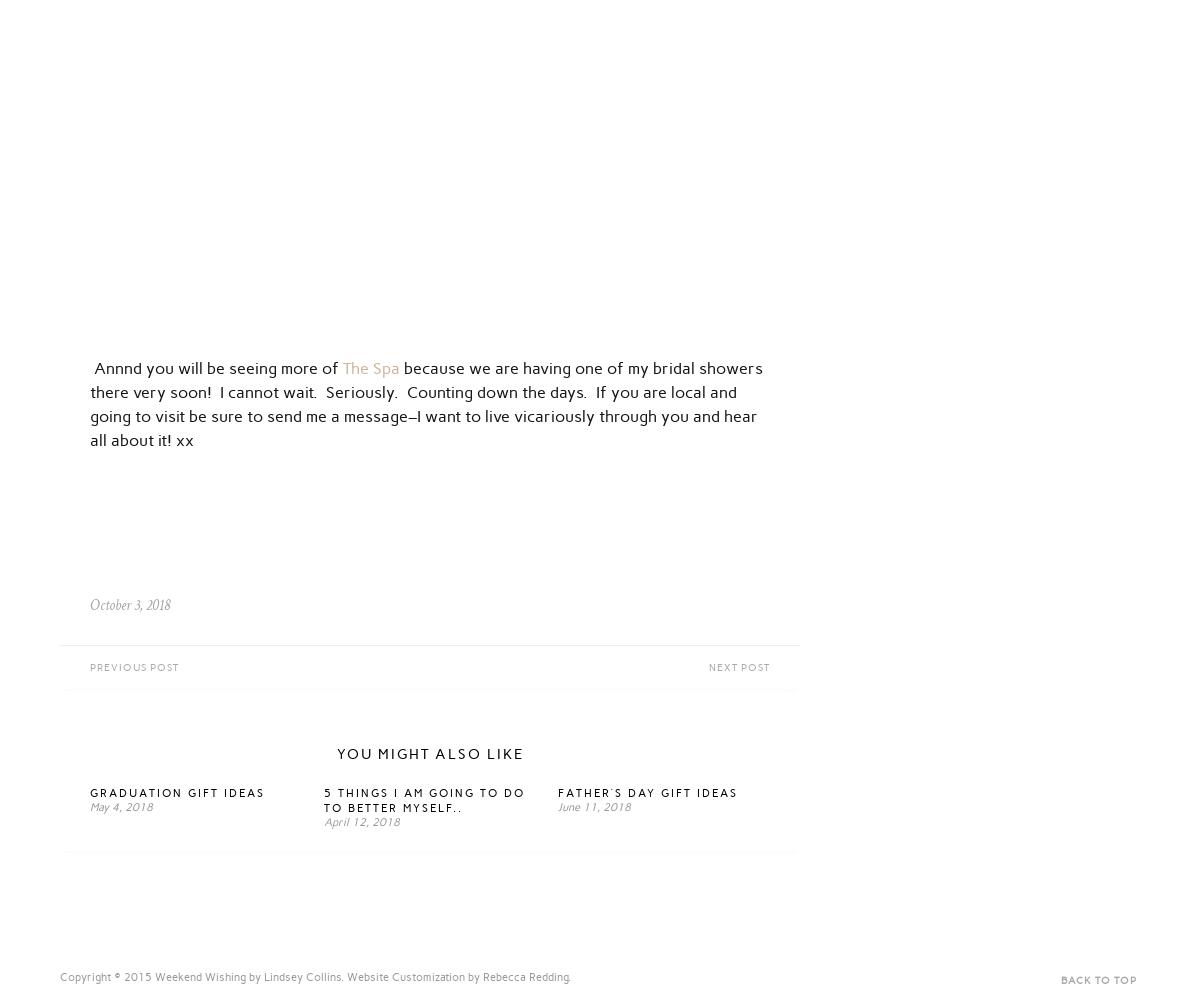 The height and width of the screenshot is (1008, 1200). I want to click on '5 THINGS I AM GOING TO DO TO BETTER MYSELF..', so click(424, 800).